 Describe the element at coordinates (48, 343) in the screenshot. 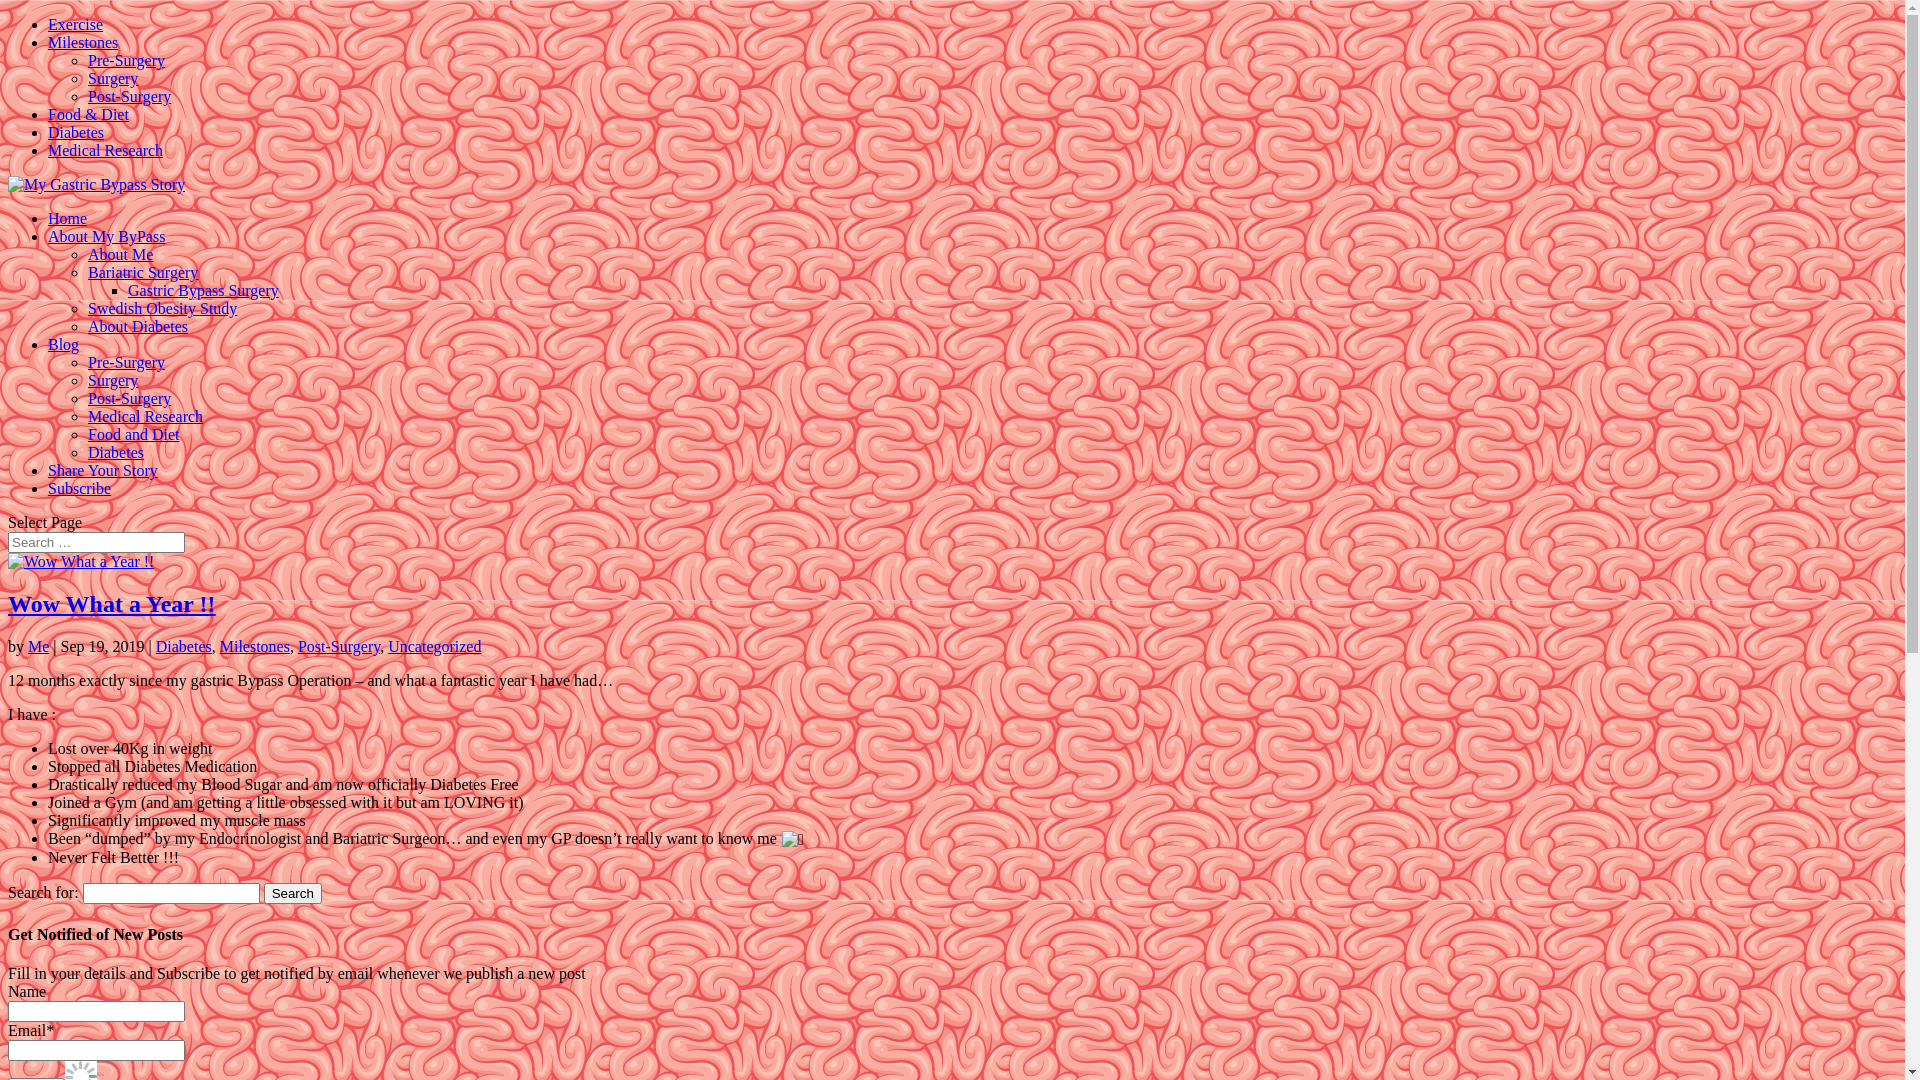

I see `'Blog'` at that location.